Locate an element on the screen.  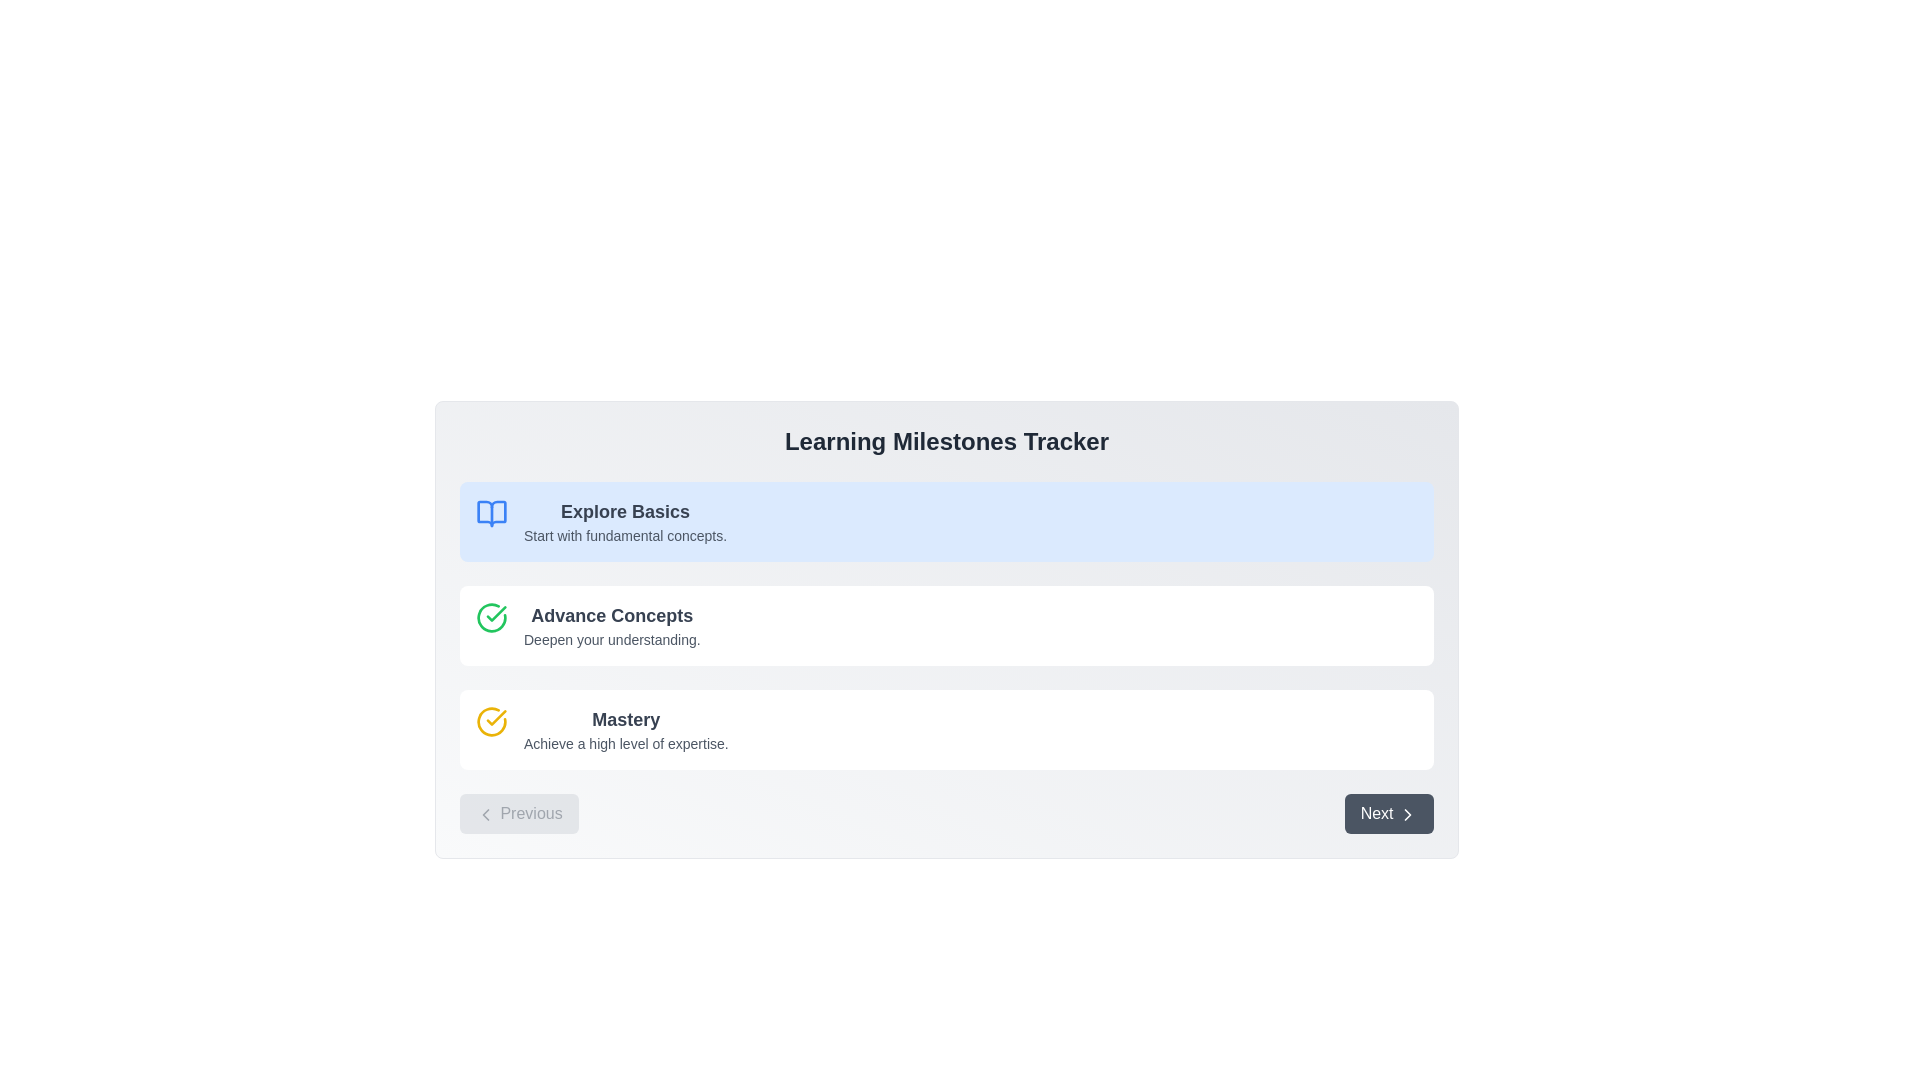
the icon that indicates the completion of the 'Advance Concepts' milestone, positioned within the middle card-like section aligned to the left of the text is located at coordinates (491, 624).